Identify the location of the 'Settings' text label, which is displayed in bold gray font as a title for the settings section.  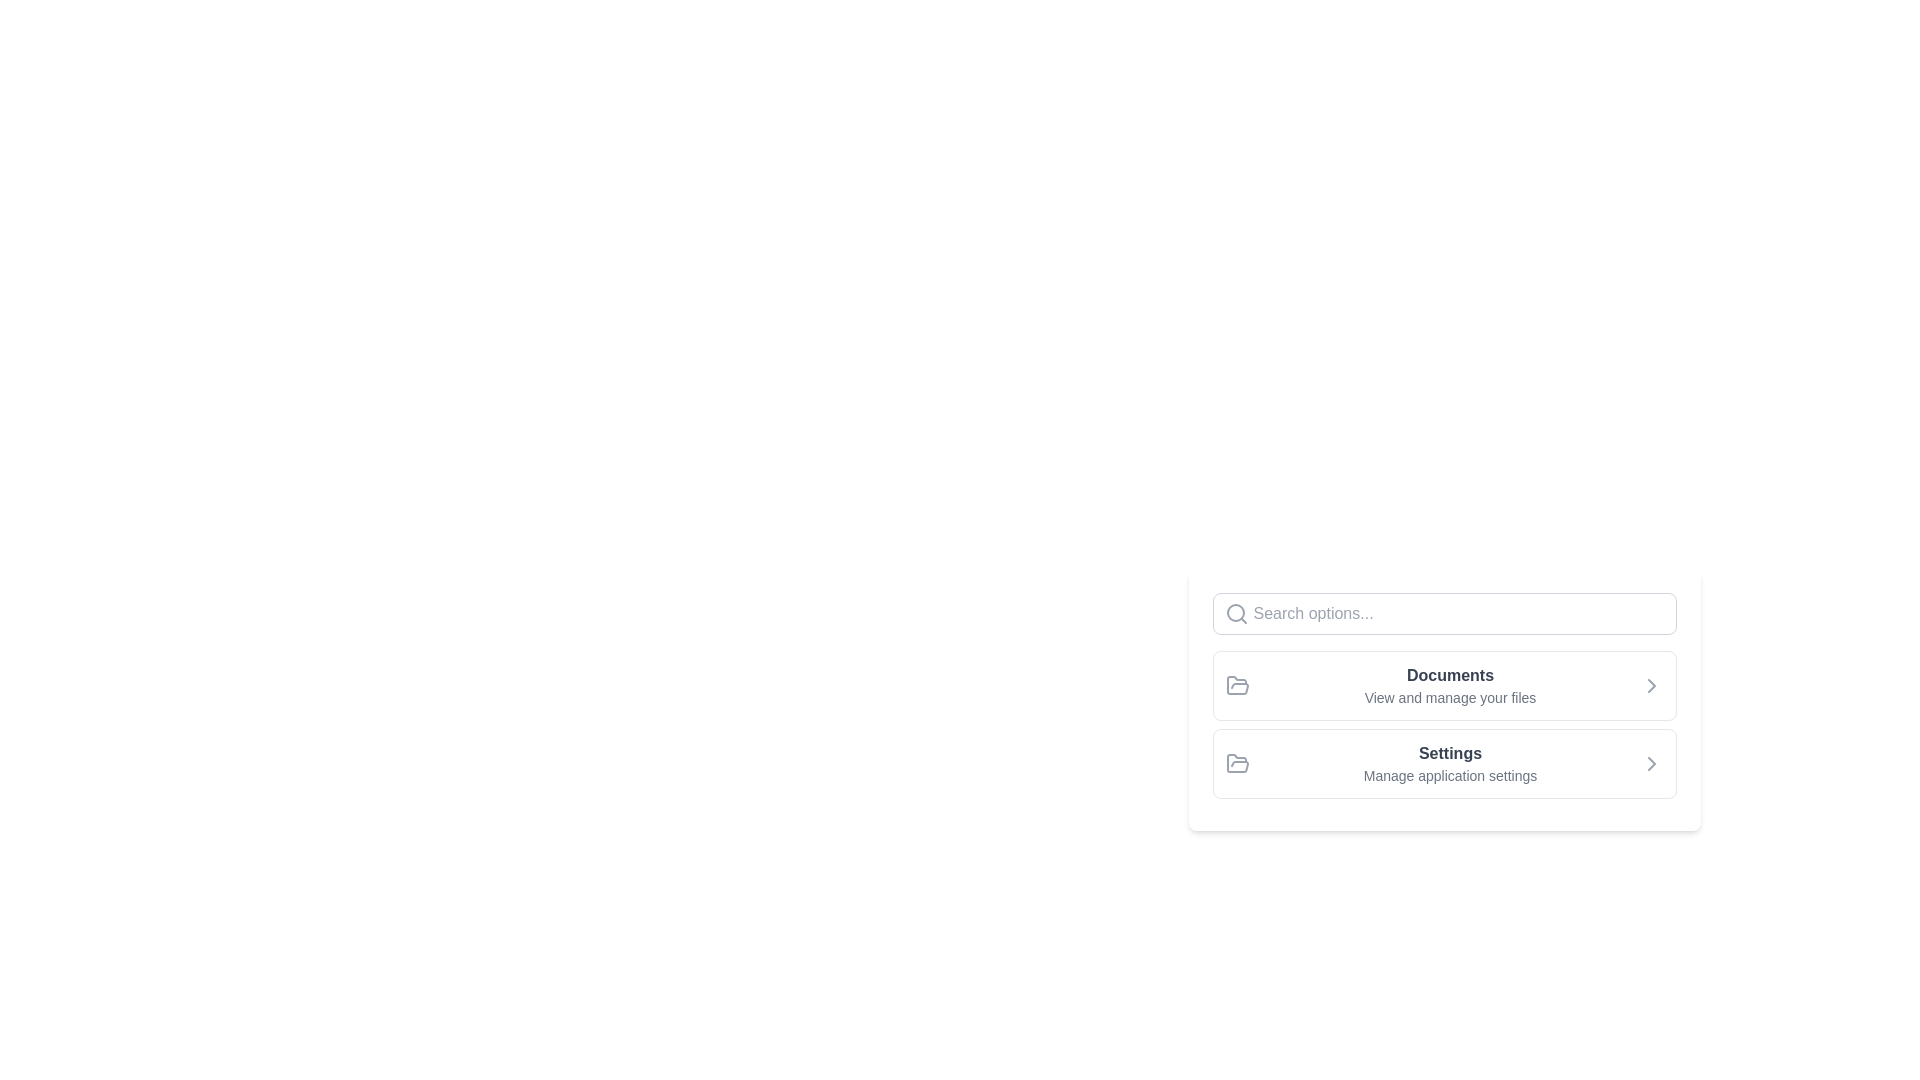
(1450, 753).